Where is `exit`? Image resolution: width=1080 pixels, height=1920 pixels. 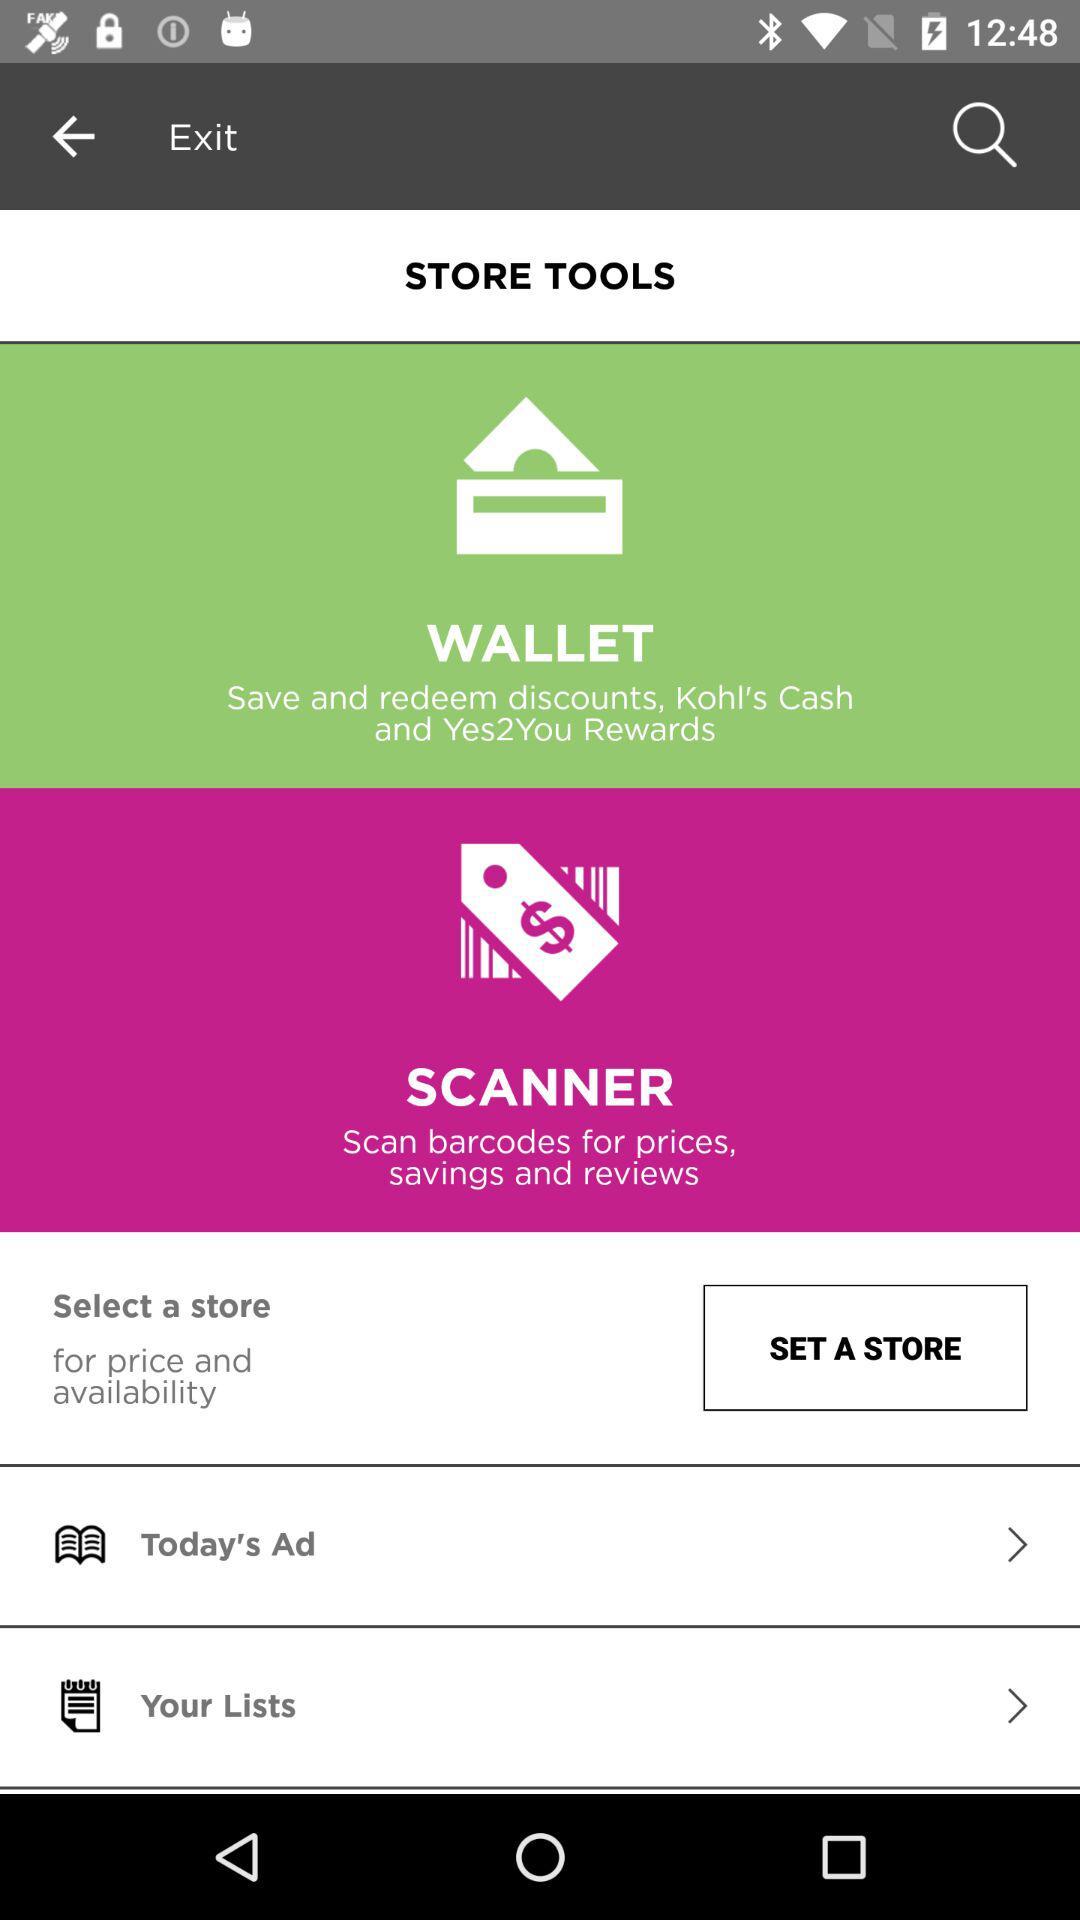
exit is located at coordinates (203, 135).